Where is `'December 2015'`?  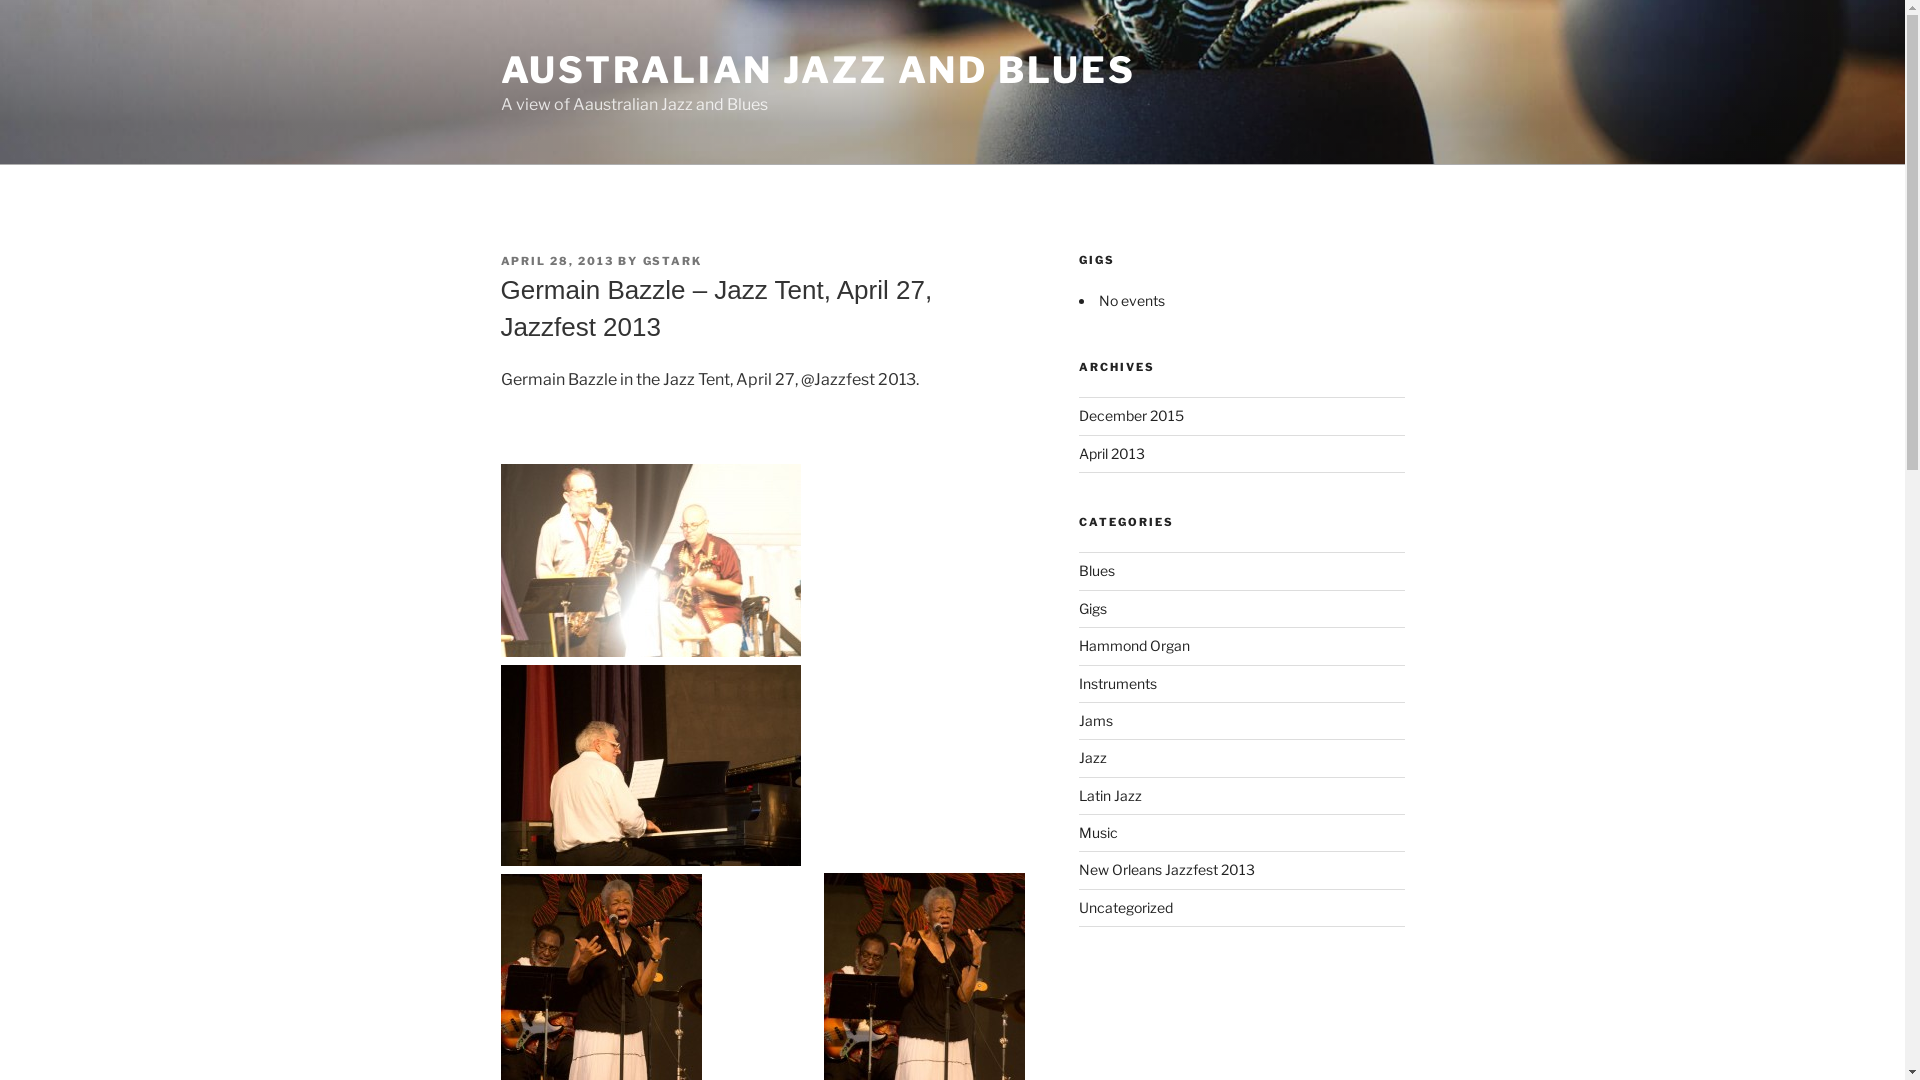
'December 2015' is located at coordinates (1078, 414).